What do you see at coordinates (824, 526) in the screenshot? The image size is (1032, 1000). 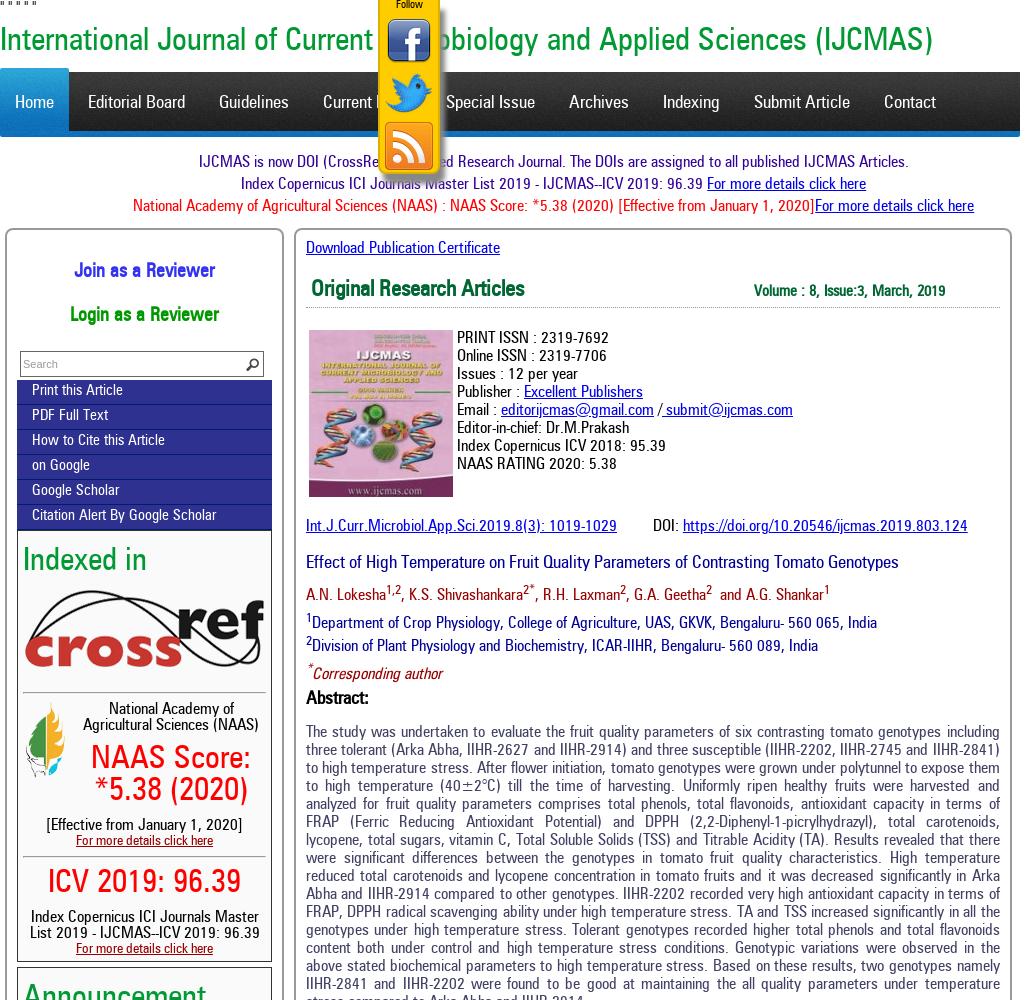 I see `'https://doi.org/10.20546/ijcmas.2019.803.124'` at bounding box center [824, 526].